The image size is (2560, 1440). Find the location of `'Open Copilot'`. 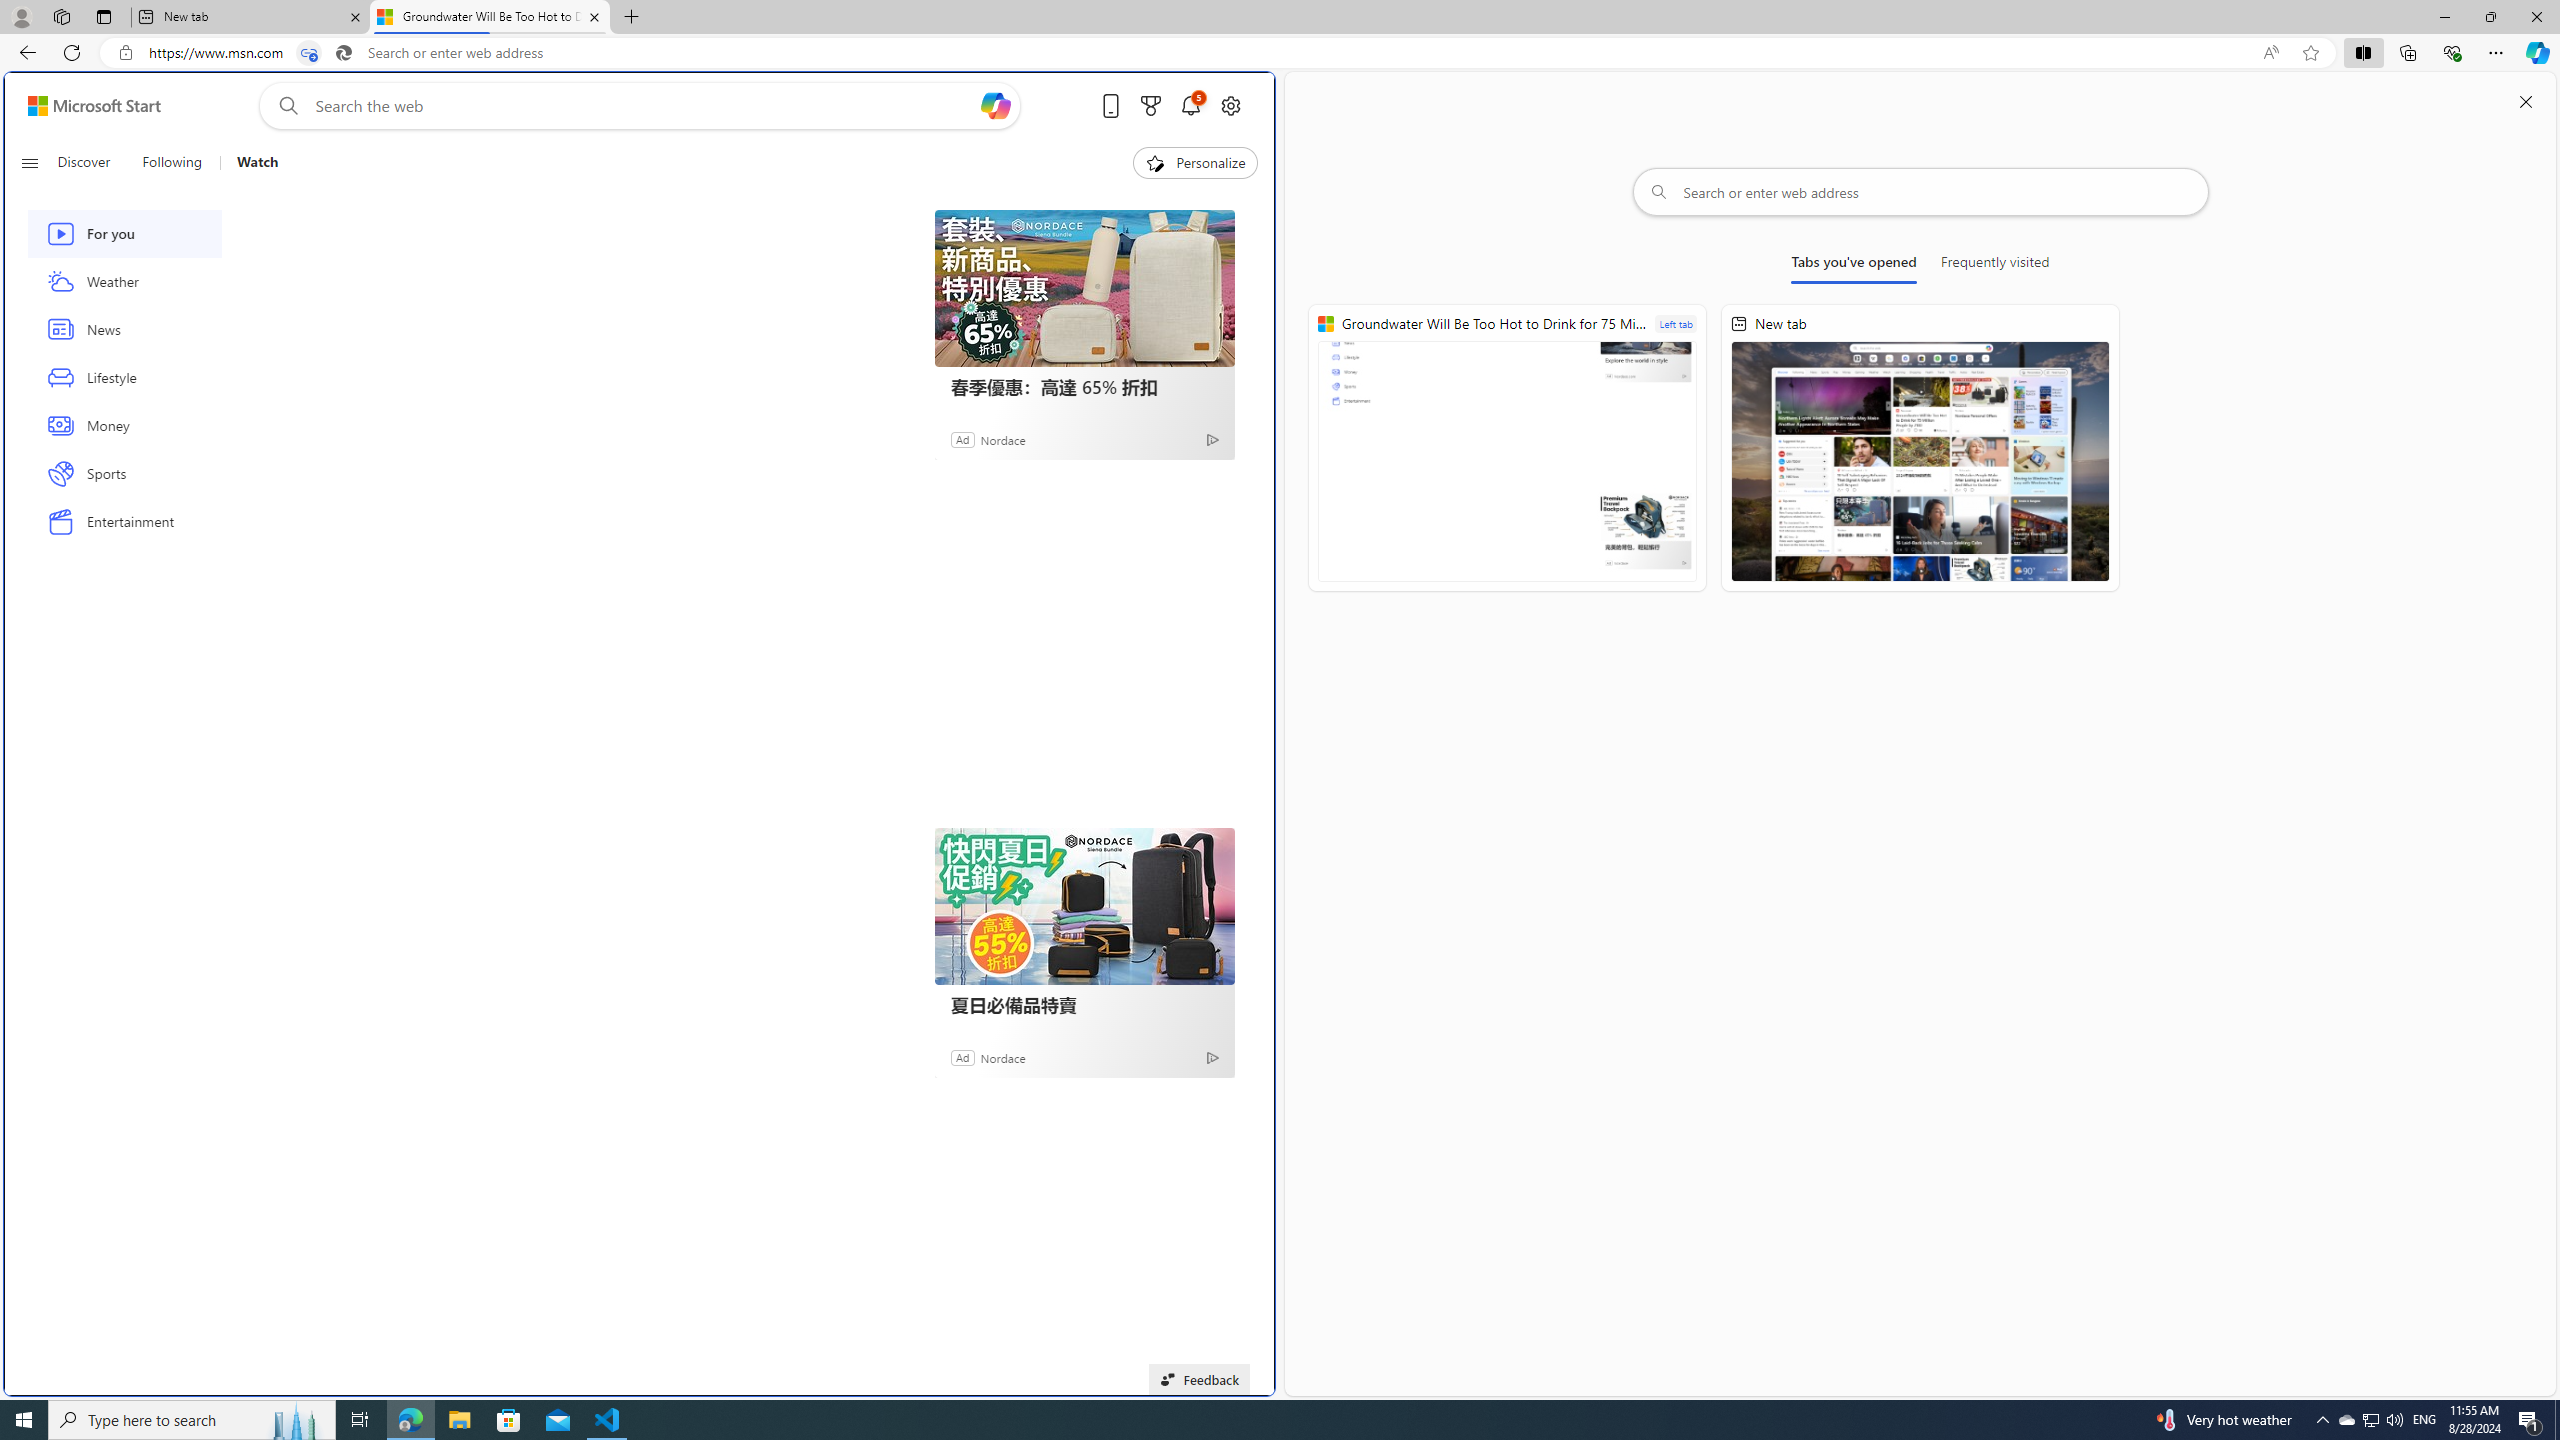

'Open Copilot' is located at coordinates (994, 104).